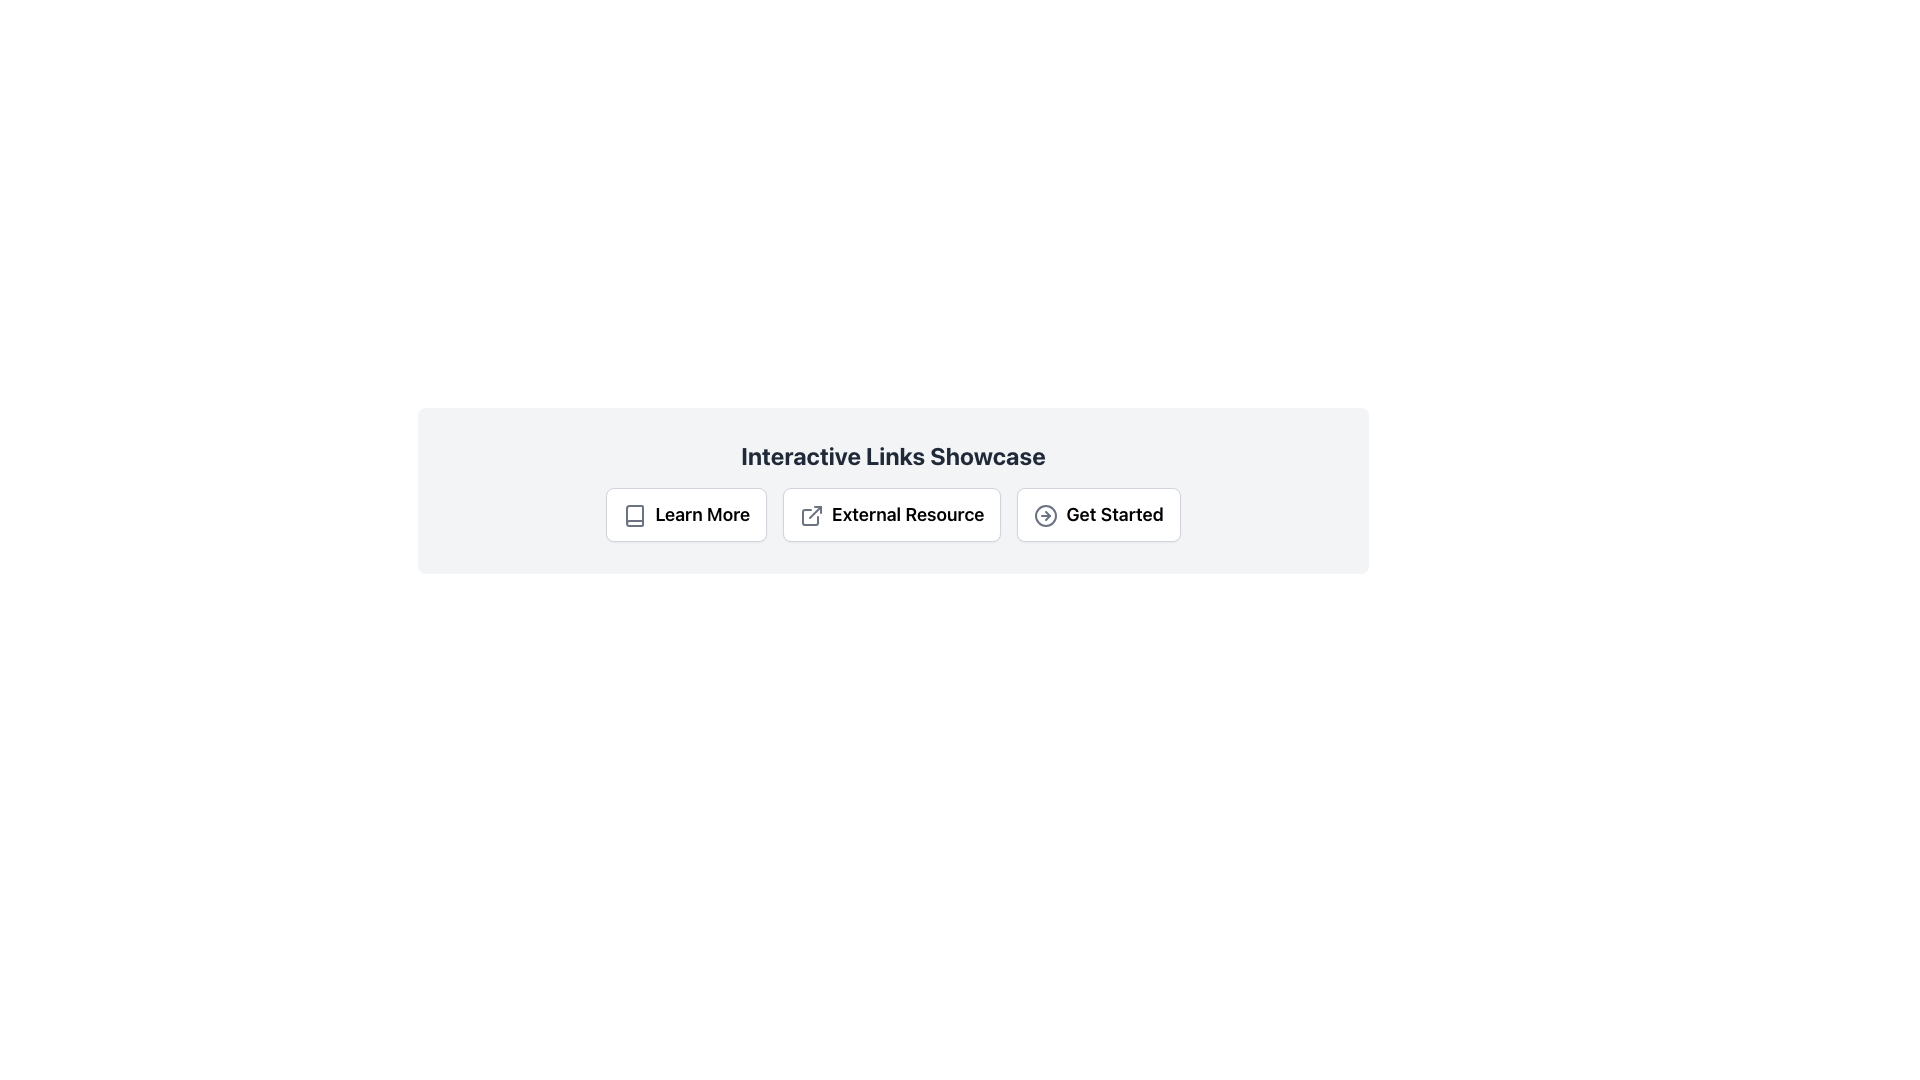 The image size is (1920, 1080). I want to click on the 'Learn More' button icon that visually represents the button's purpose, located at the center of the interface, so click(634, 515).